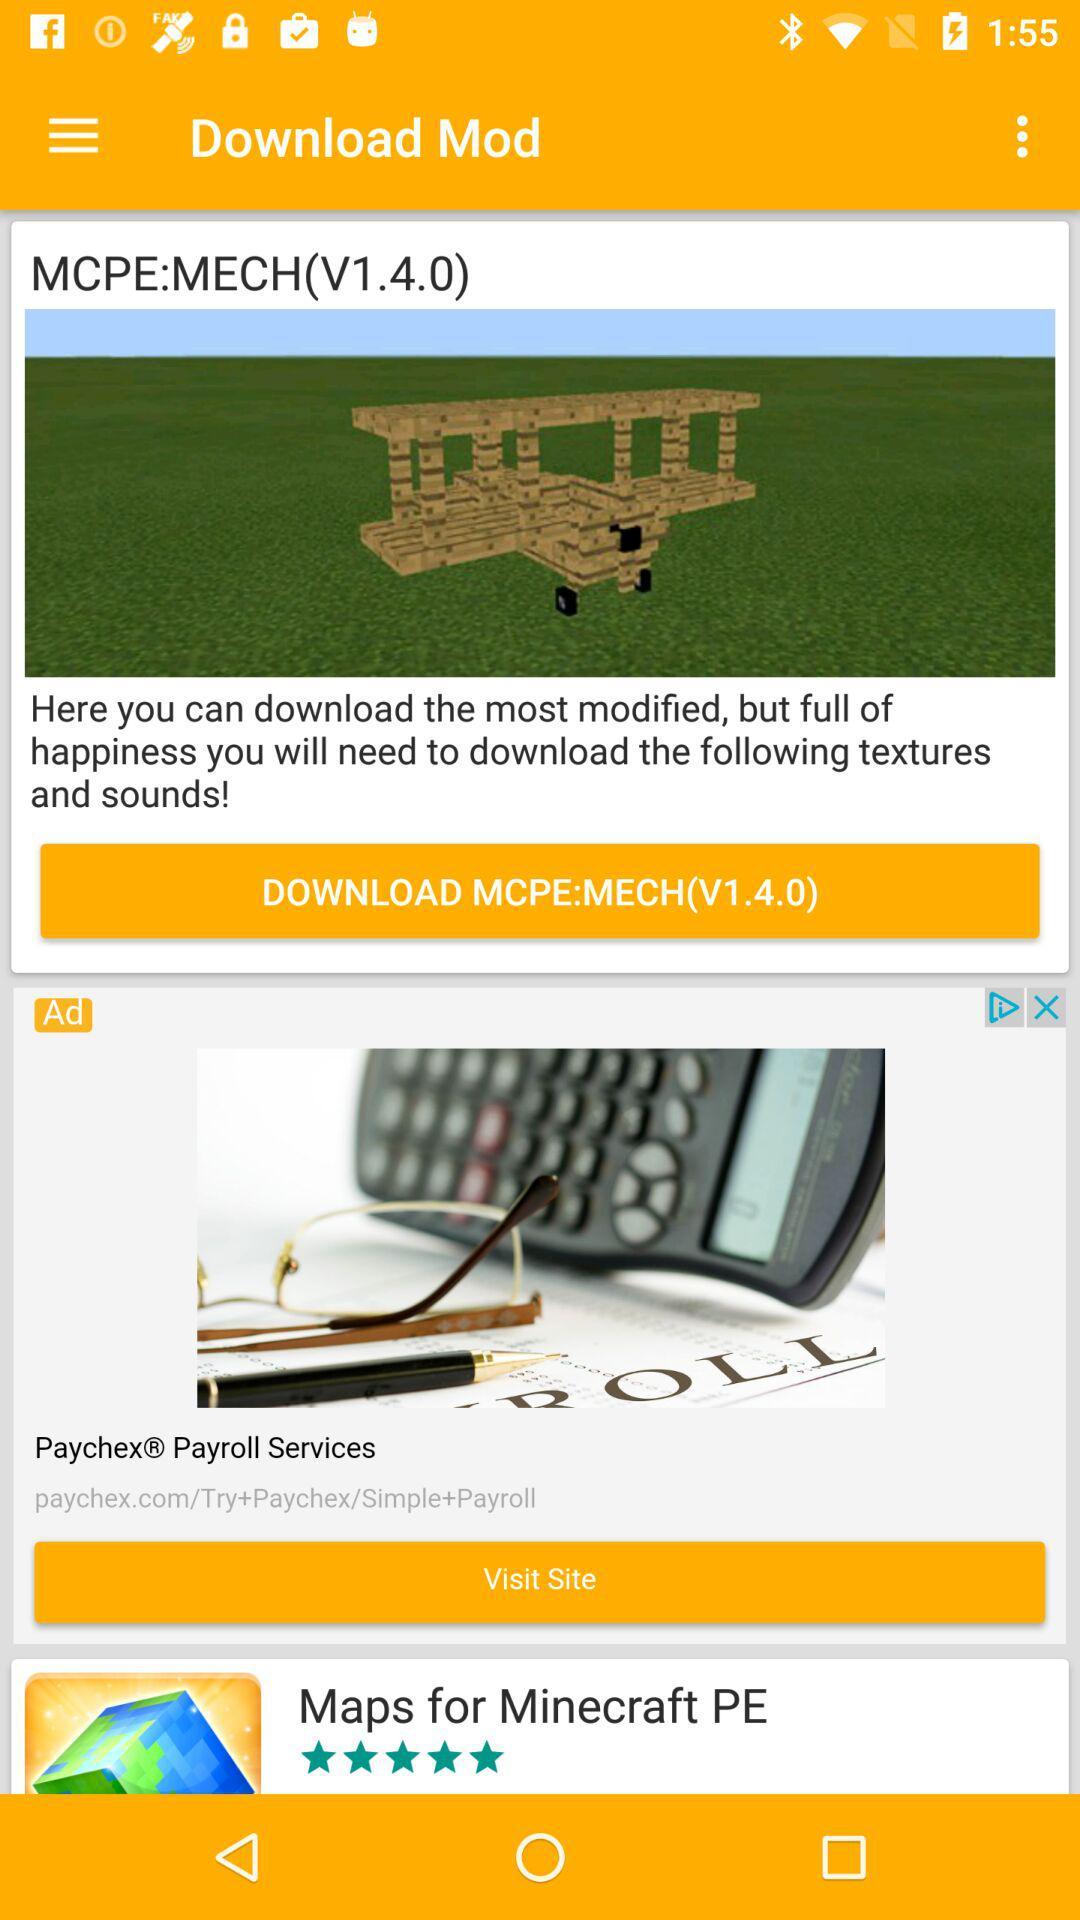  Describe the element at coordinates (538, 1315) in the screenshot. I see `advertisement` at that location.